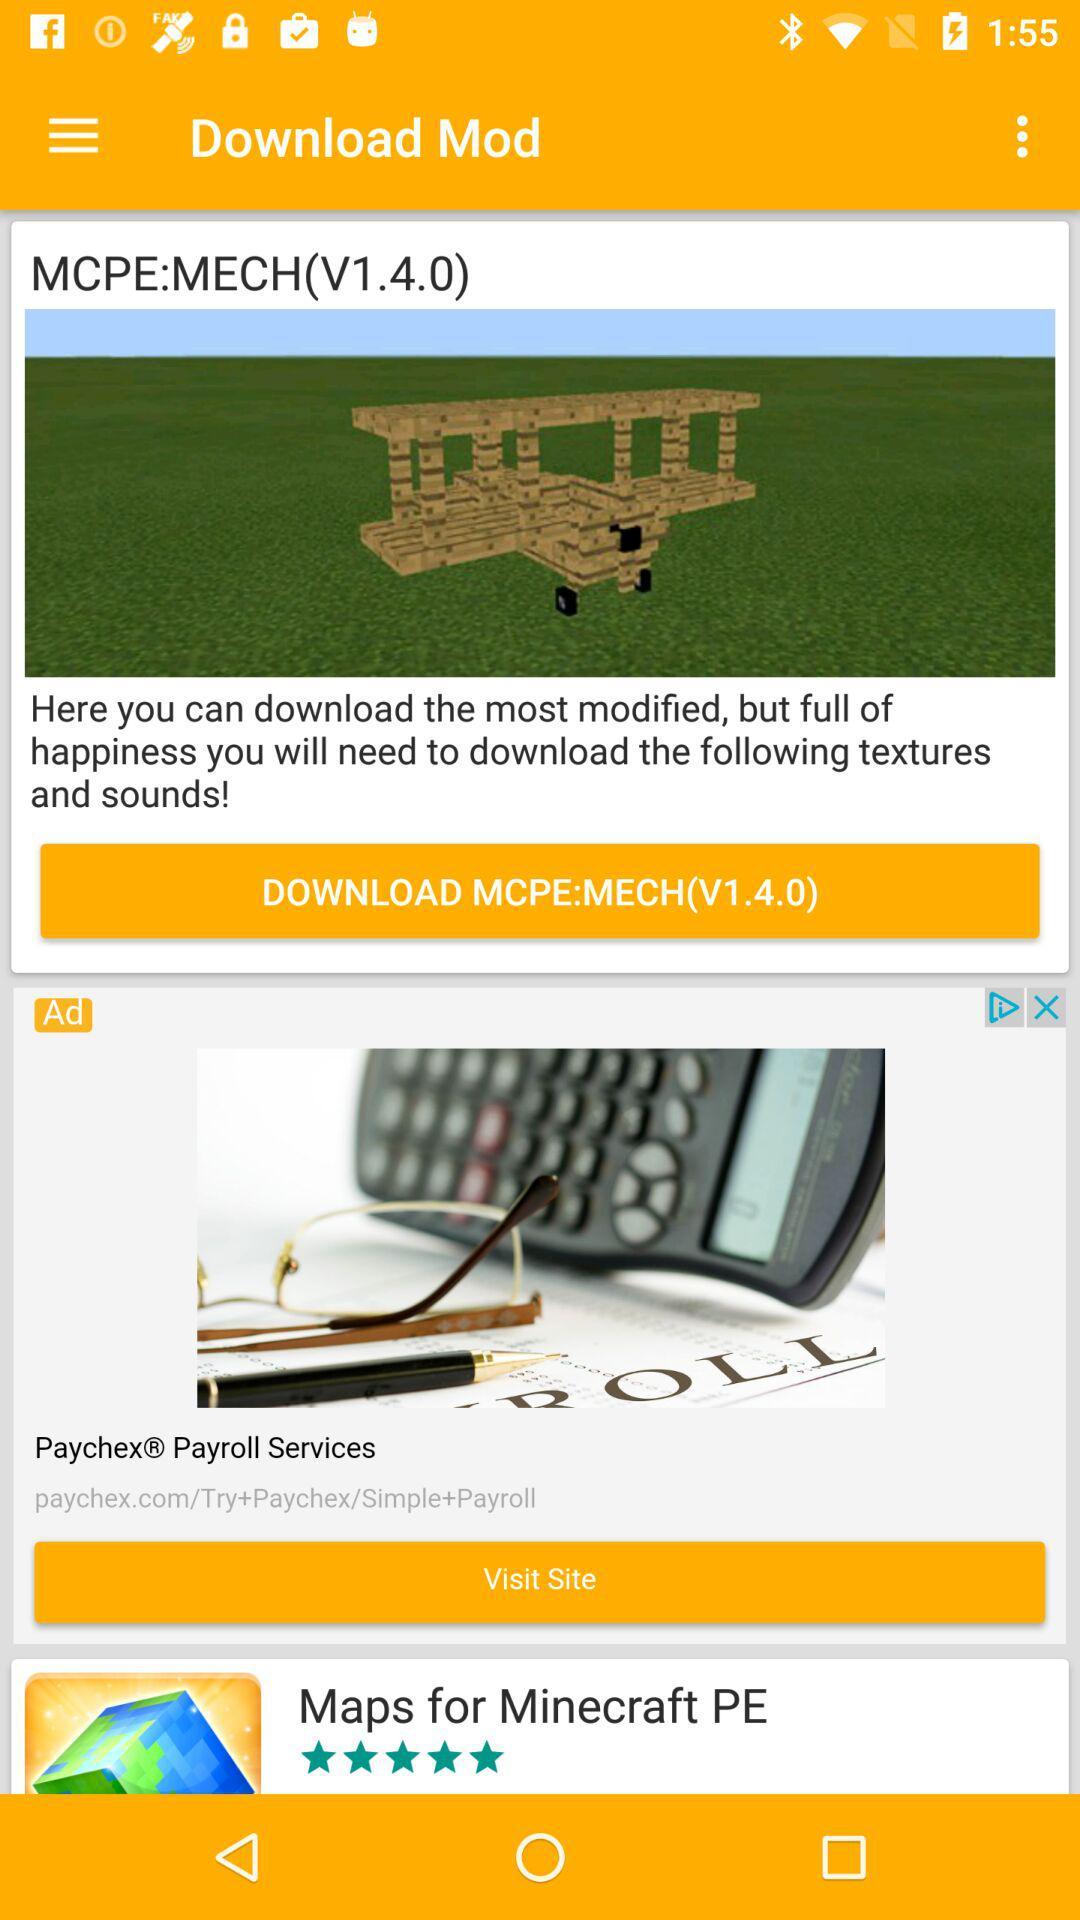  Describe the element at coordinates (538, 1315) in the screenshot. I see `advertisement` at that location.